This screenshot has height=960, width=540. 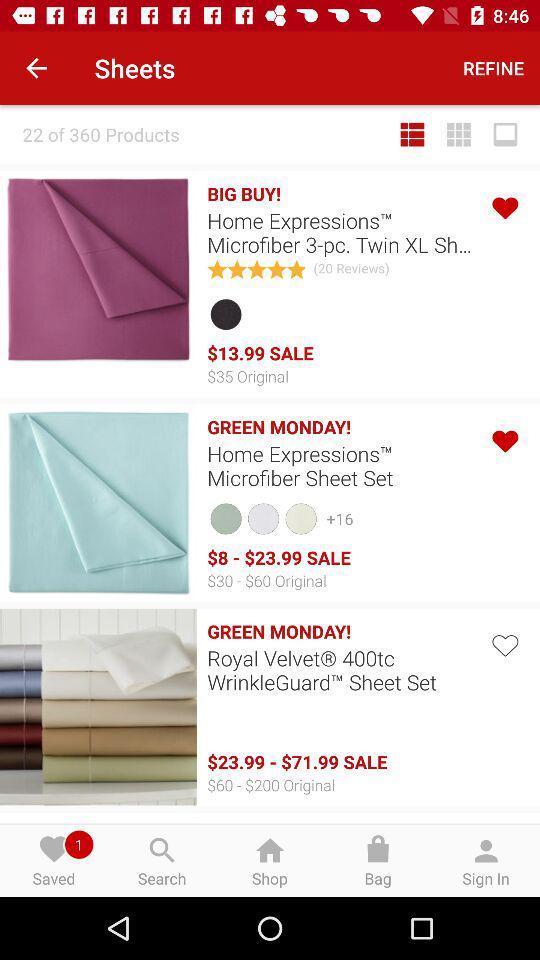 I want to click on favorite, so click(x=503, y=642).